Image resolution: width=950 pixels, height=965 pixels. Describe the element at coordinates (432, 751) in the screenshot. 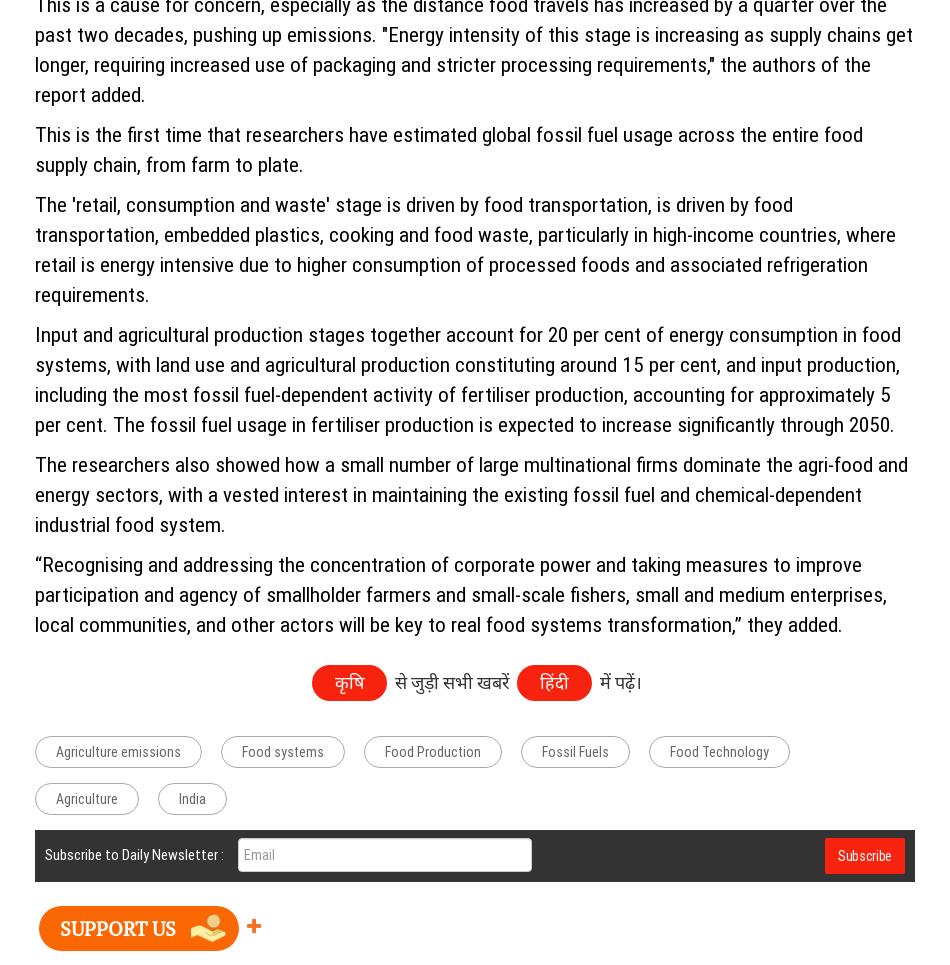

I see `'Food Production'` at that location.